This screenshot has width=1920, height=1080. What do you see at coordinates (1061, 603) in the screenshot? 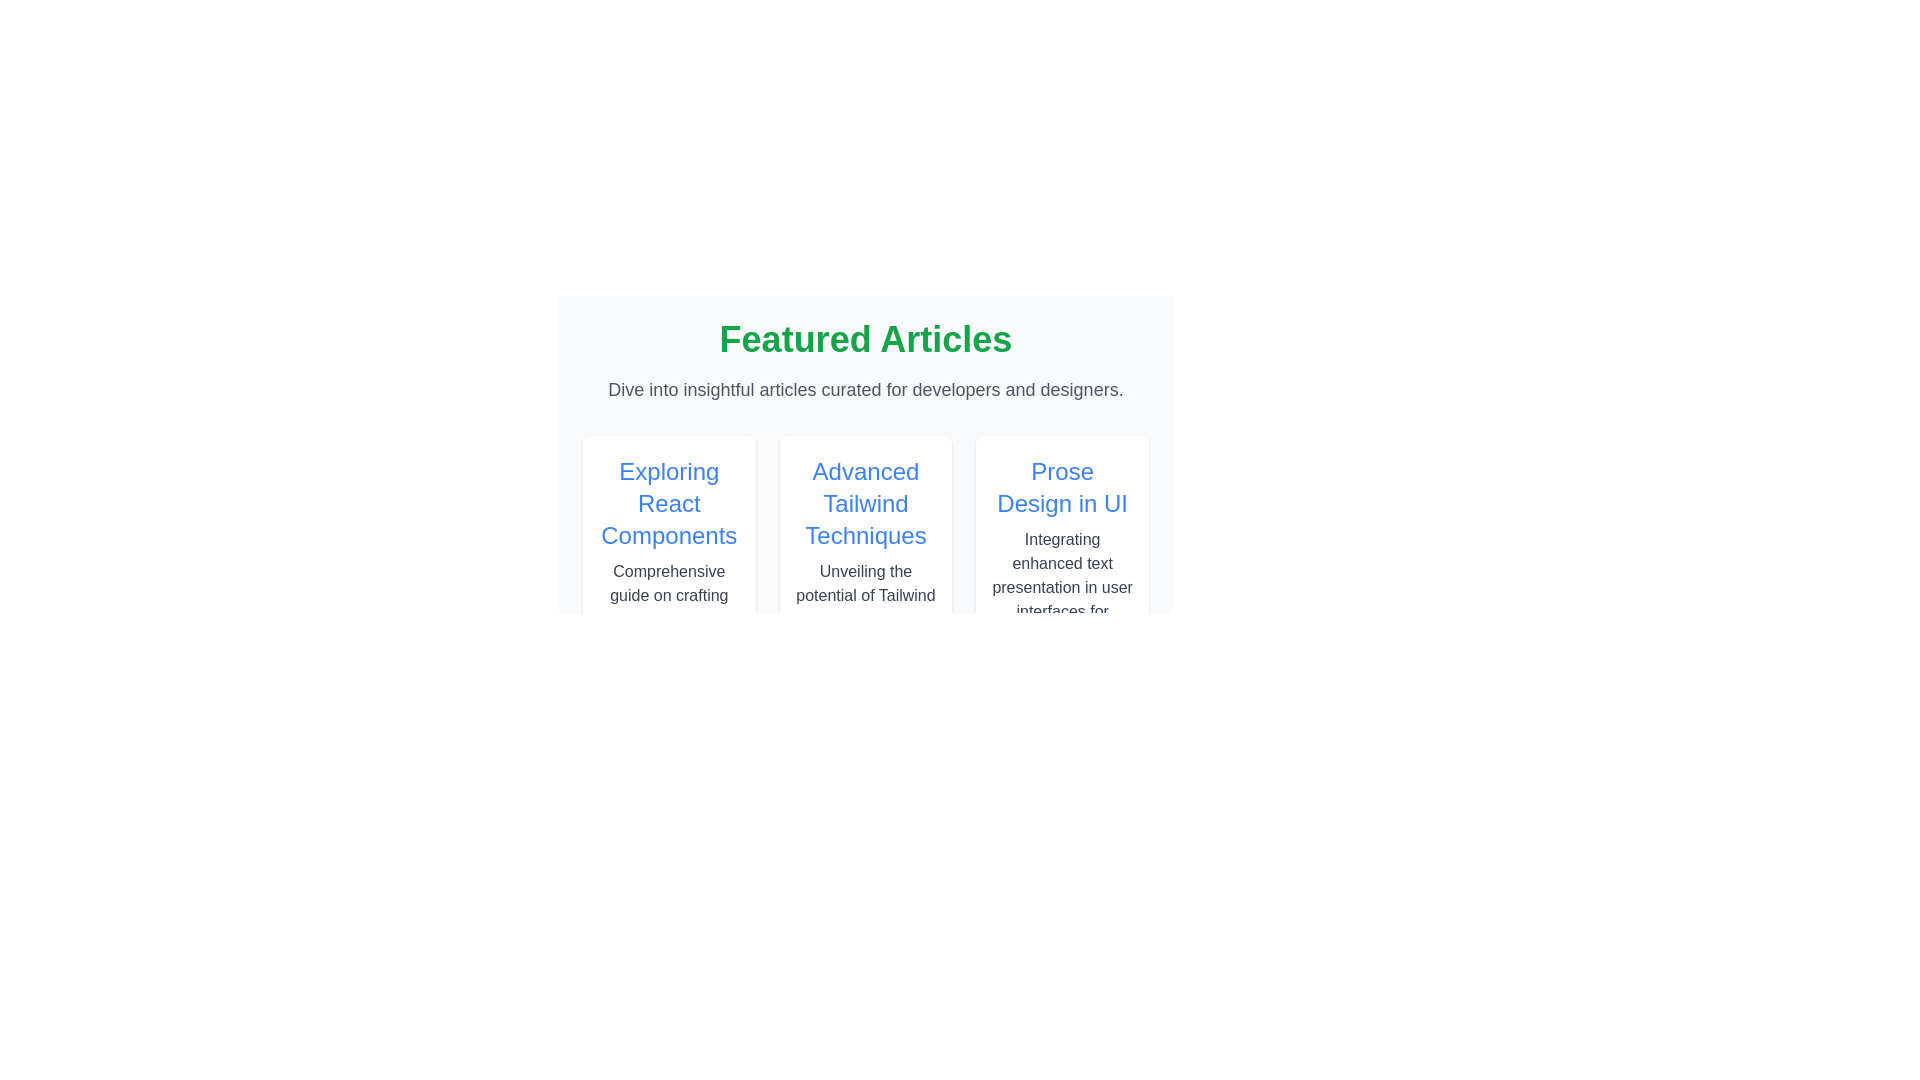
I see `the card component titled 'Prose Design in UI', which has a white background, rounded corners, and is located at the top-right of the group, adjacent to 'Advanced Tailwind Techniques'` at bounding box center [1061, 603].